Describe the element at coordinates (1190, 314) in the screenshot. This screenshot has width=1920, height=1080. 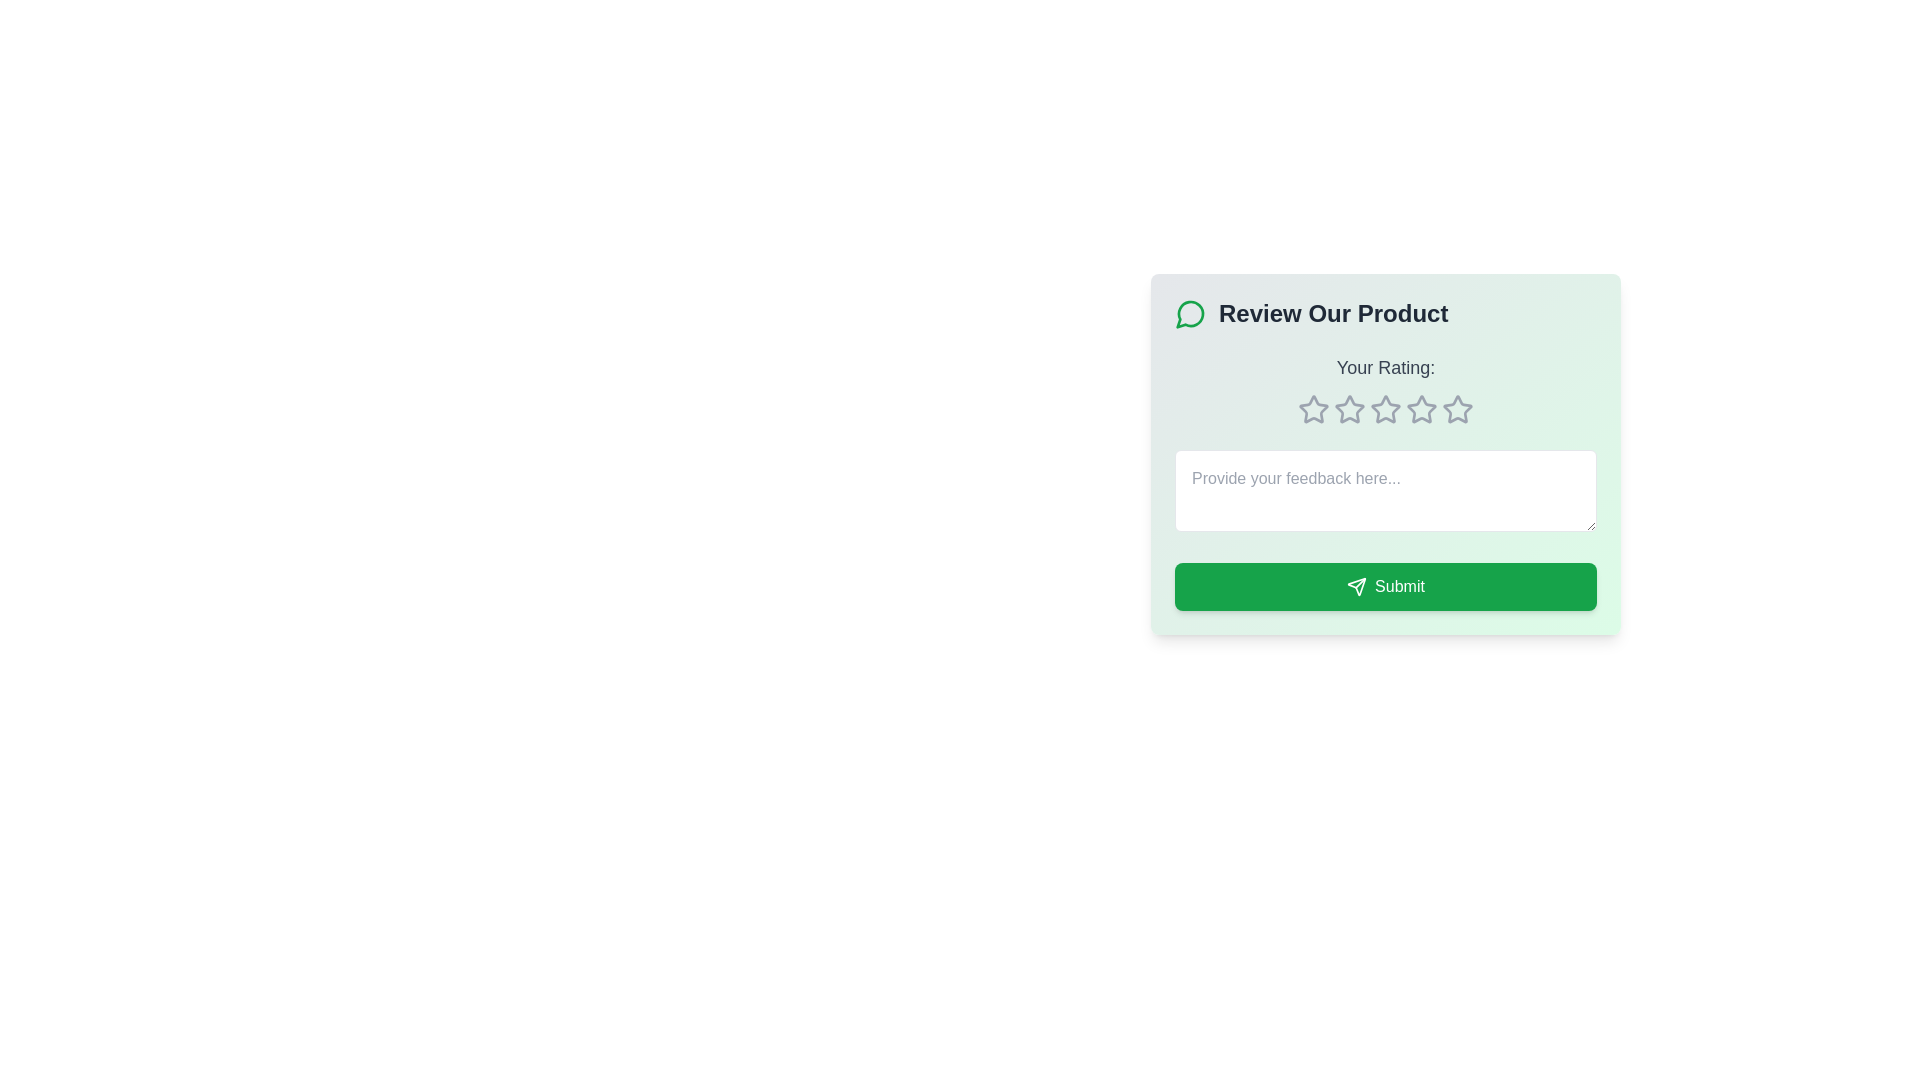
I see `the messaging icon located in the header section of the 'Review Our Product' card, positioned above the 'Your Rating' section` at that location.